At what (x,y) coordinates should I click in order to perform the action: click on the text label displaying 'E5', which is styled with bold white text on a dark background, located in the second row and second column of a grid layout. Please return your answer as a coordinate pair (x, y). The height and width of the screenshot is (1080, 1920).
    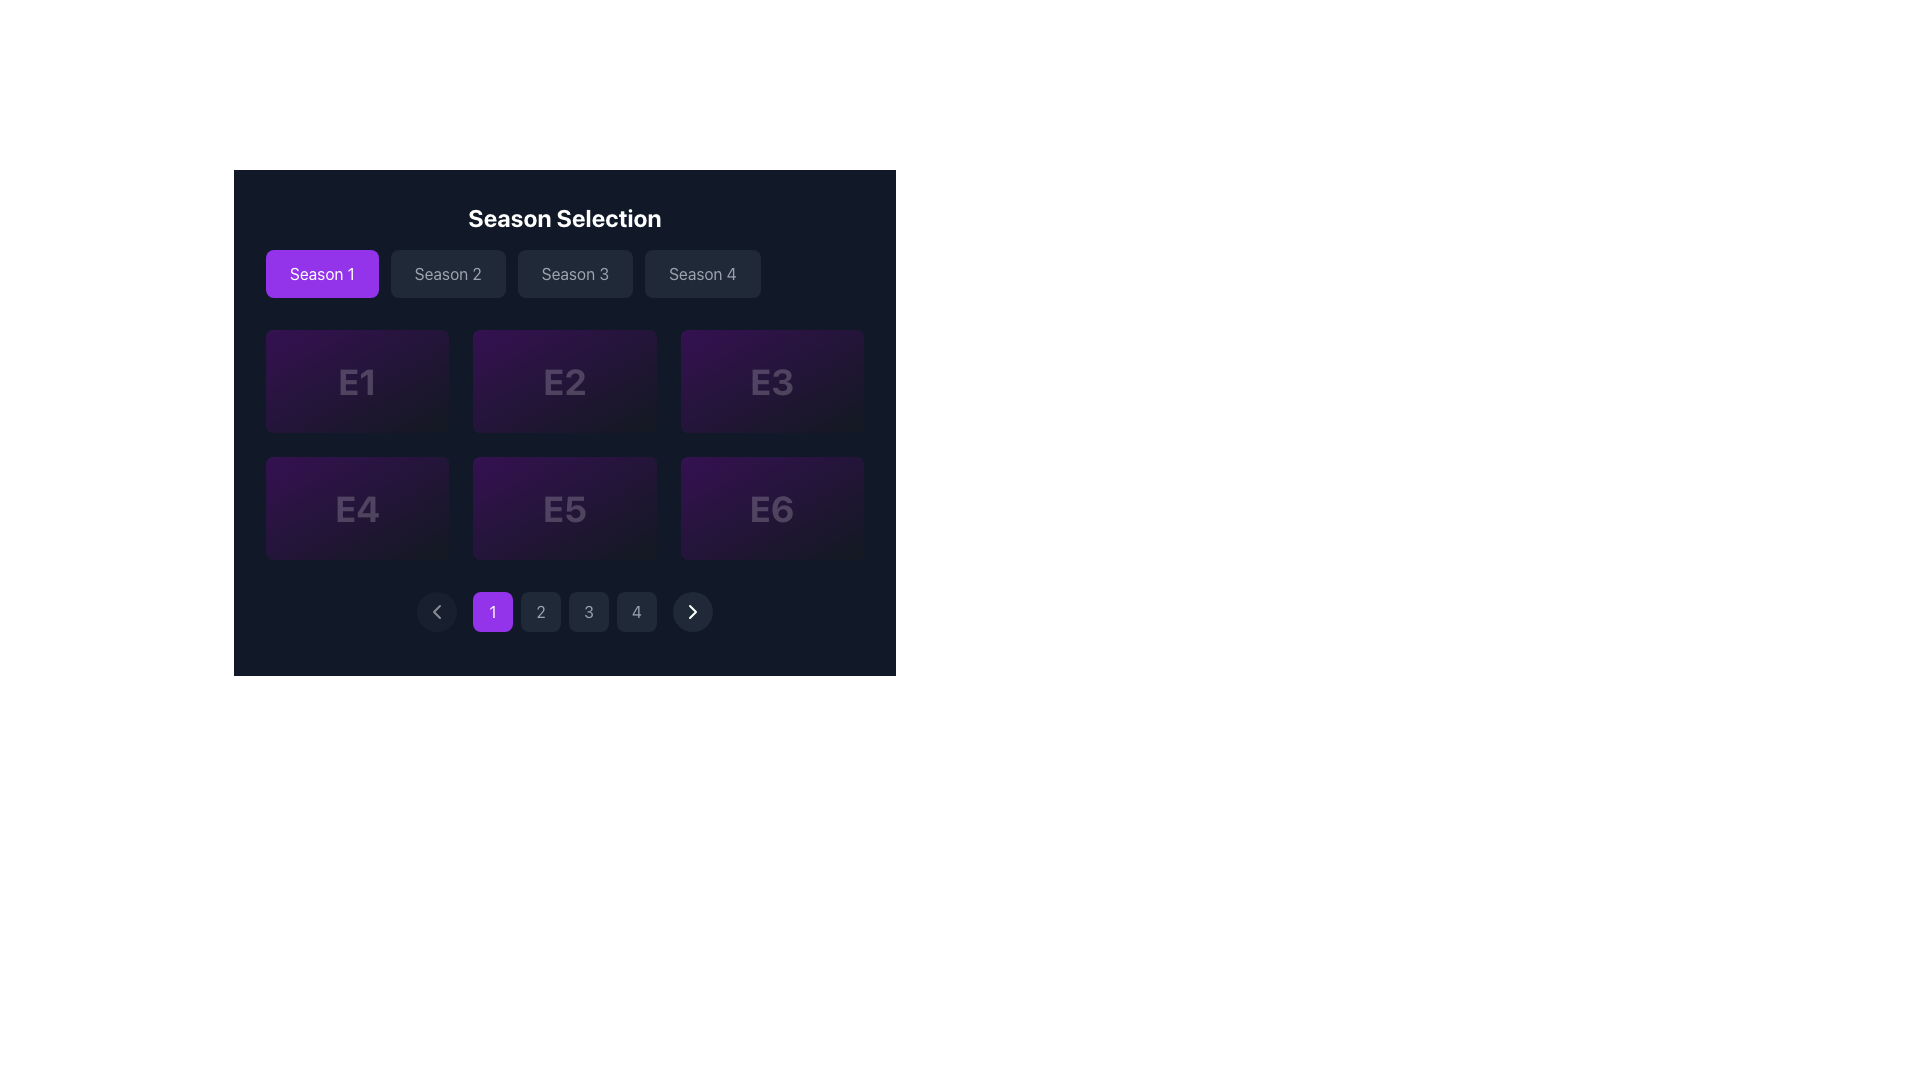
    Looking at the image, I should click on (564, 507).